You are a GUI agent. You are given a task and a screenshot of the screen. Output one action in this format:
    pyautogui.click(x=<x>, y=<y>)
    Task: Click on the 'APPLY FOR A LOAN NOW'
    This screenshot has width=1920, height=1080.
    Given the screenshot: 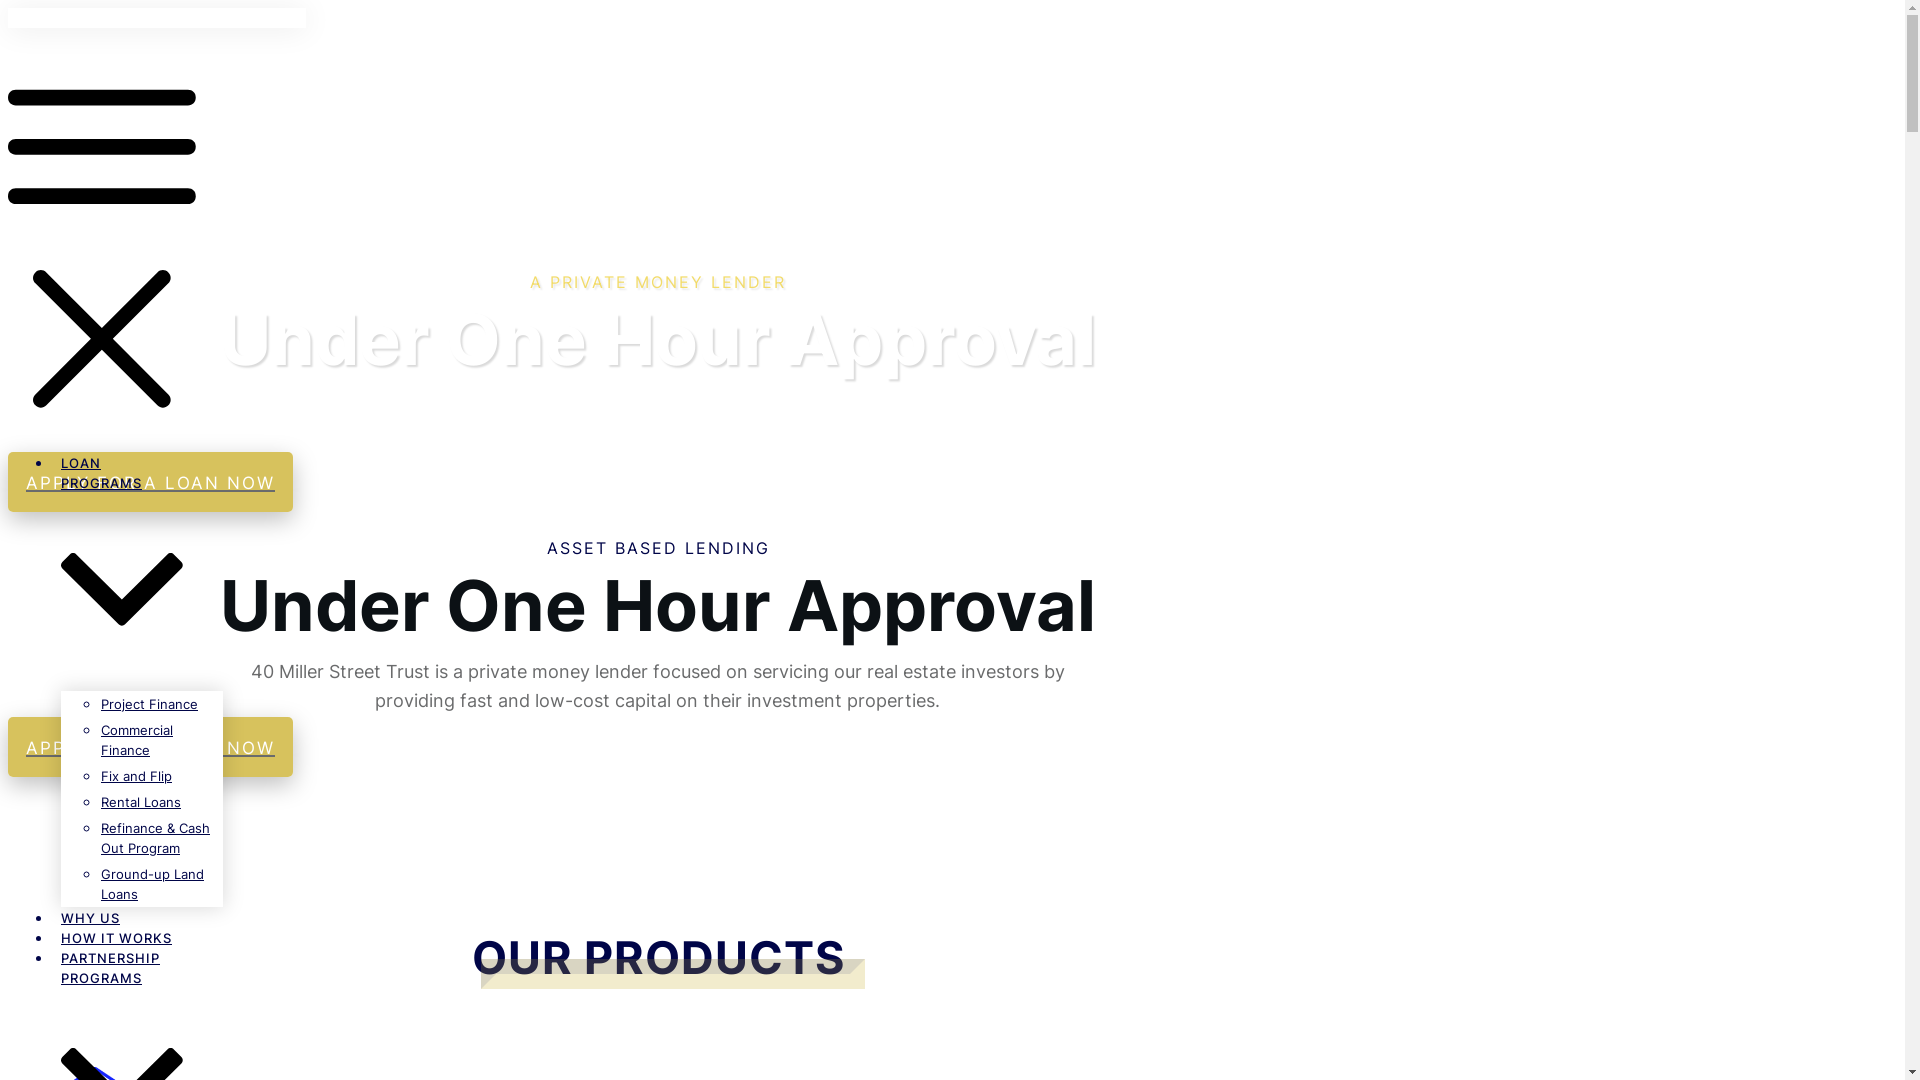 What is the action you would take?
    pyautogui.click(x=149, y=747)
    